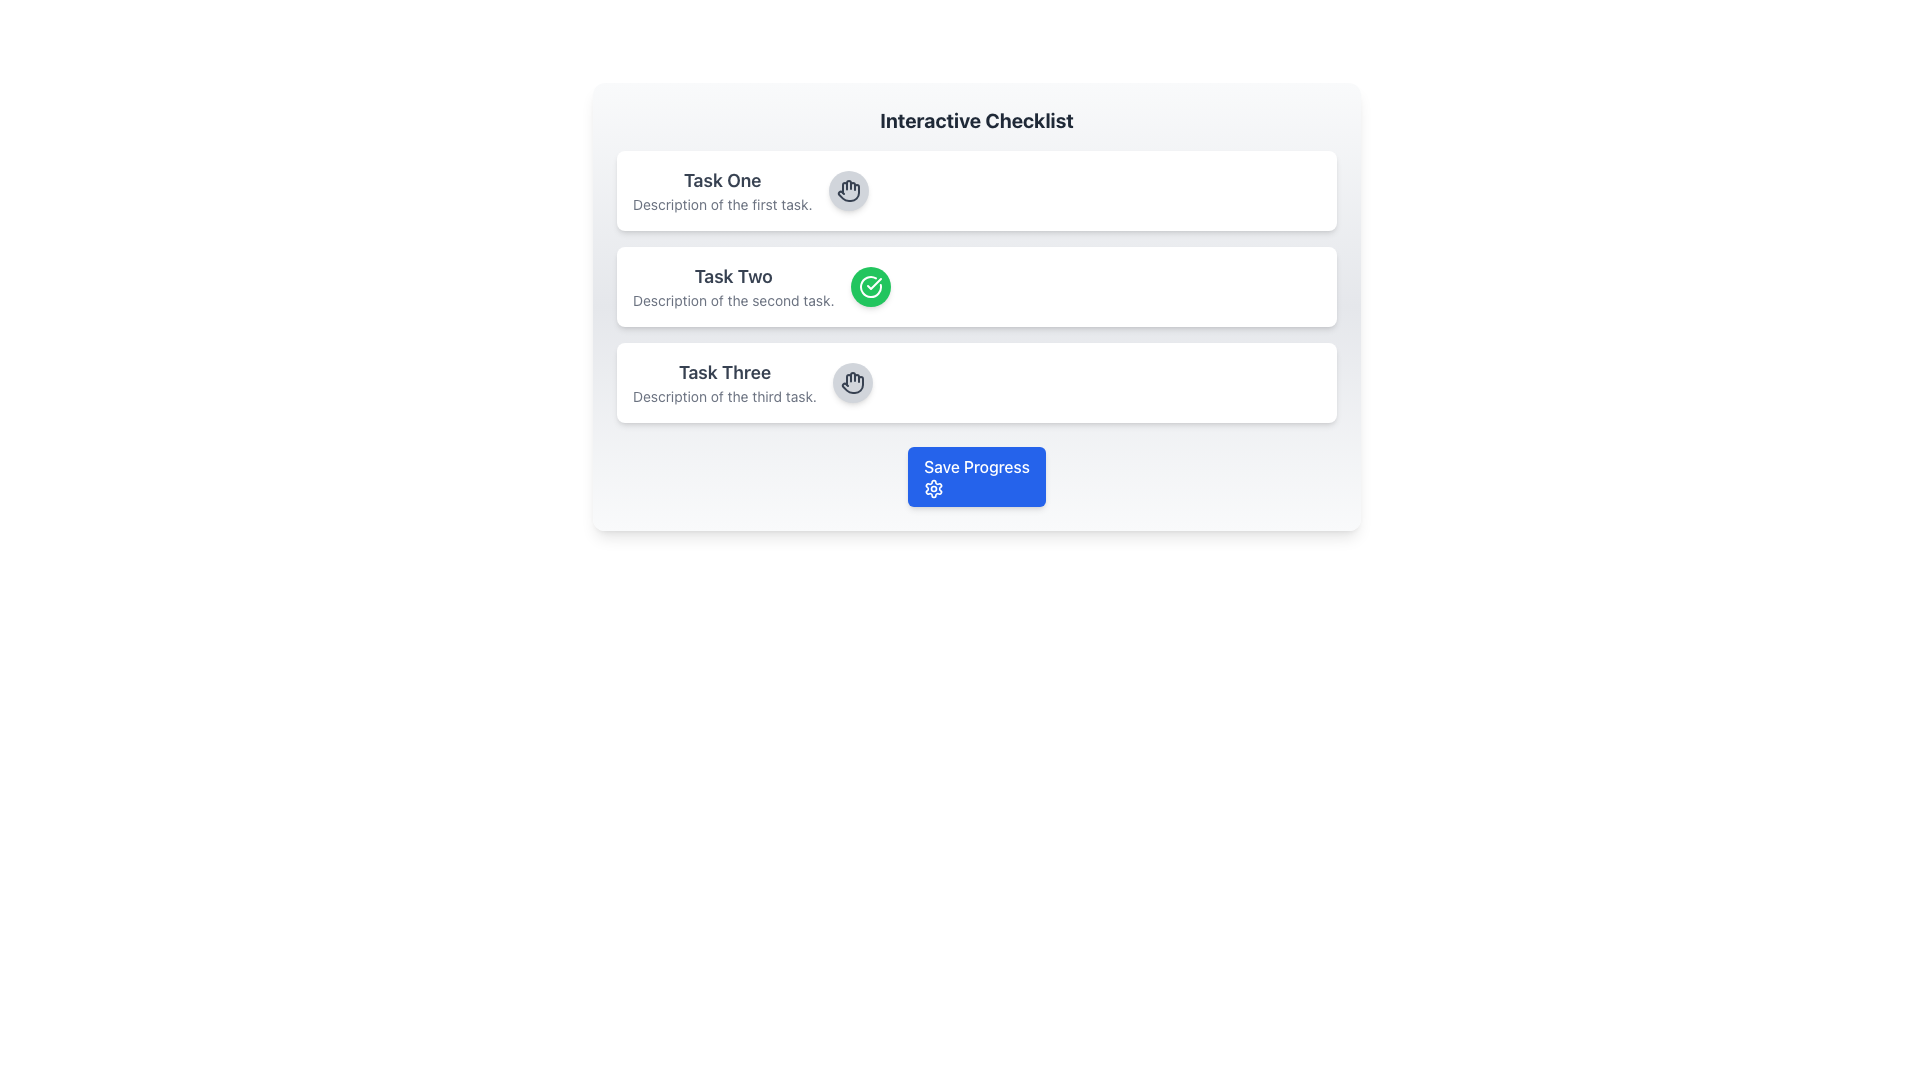 This screenshot has height=1080, width=1920. What do you see at coordinates (870, 286) in the screenshot?
I see `the circular green button with a checkmark icon` at bounding box center [870, 286].